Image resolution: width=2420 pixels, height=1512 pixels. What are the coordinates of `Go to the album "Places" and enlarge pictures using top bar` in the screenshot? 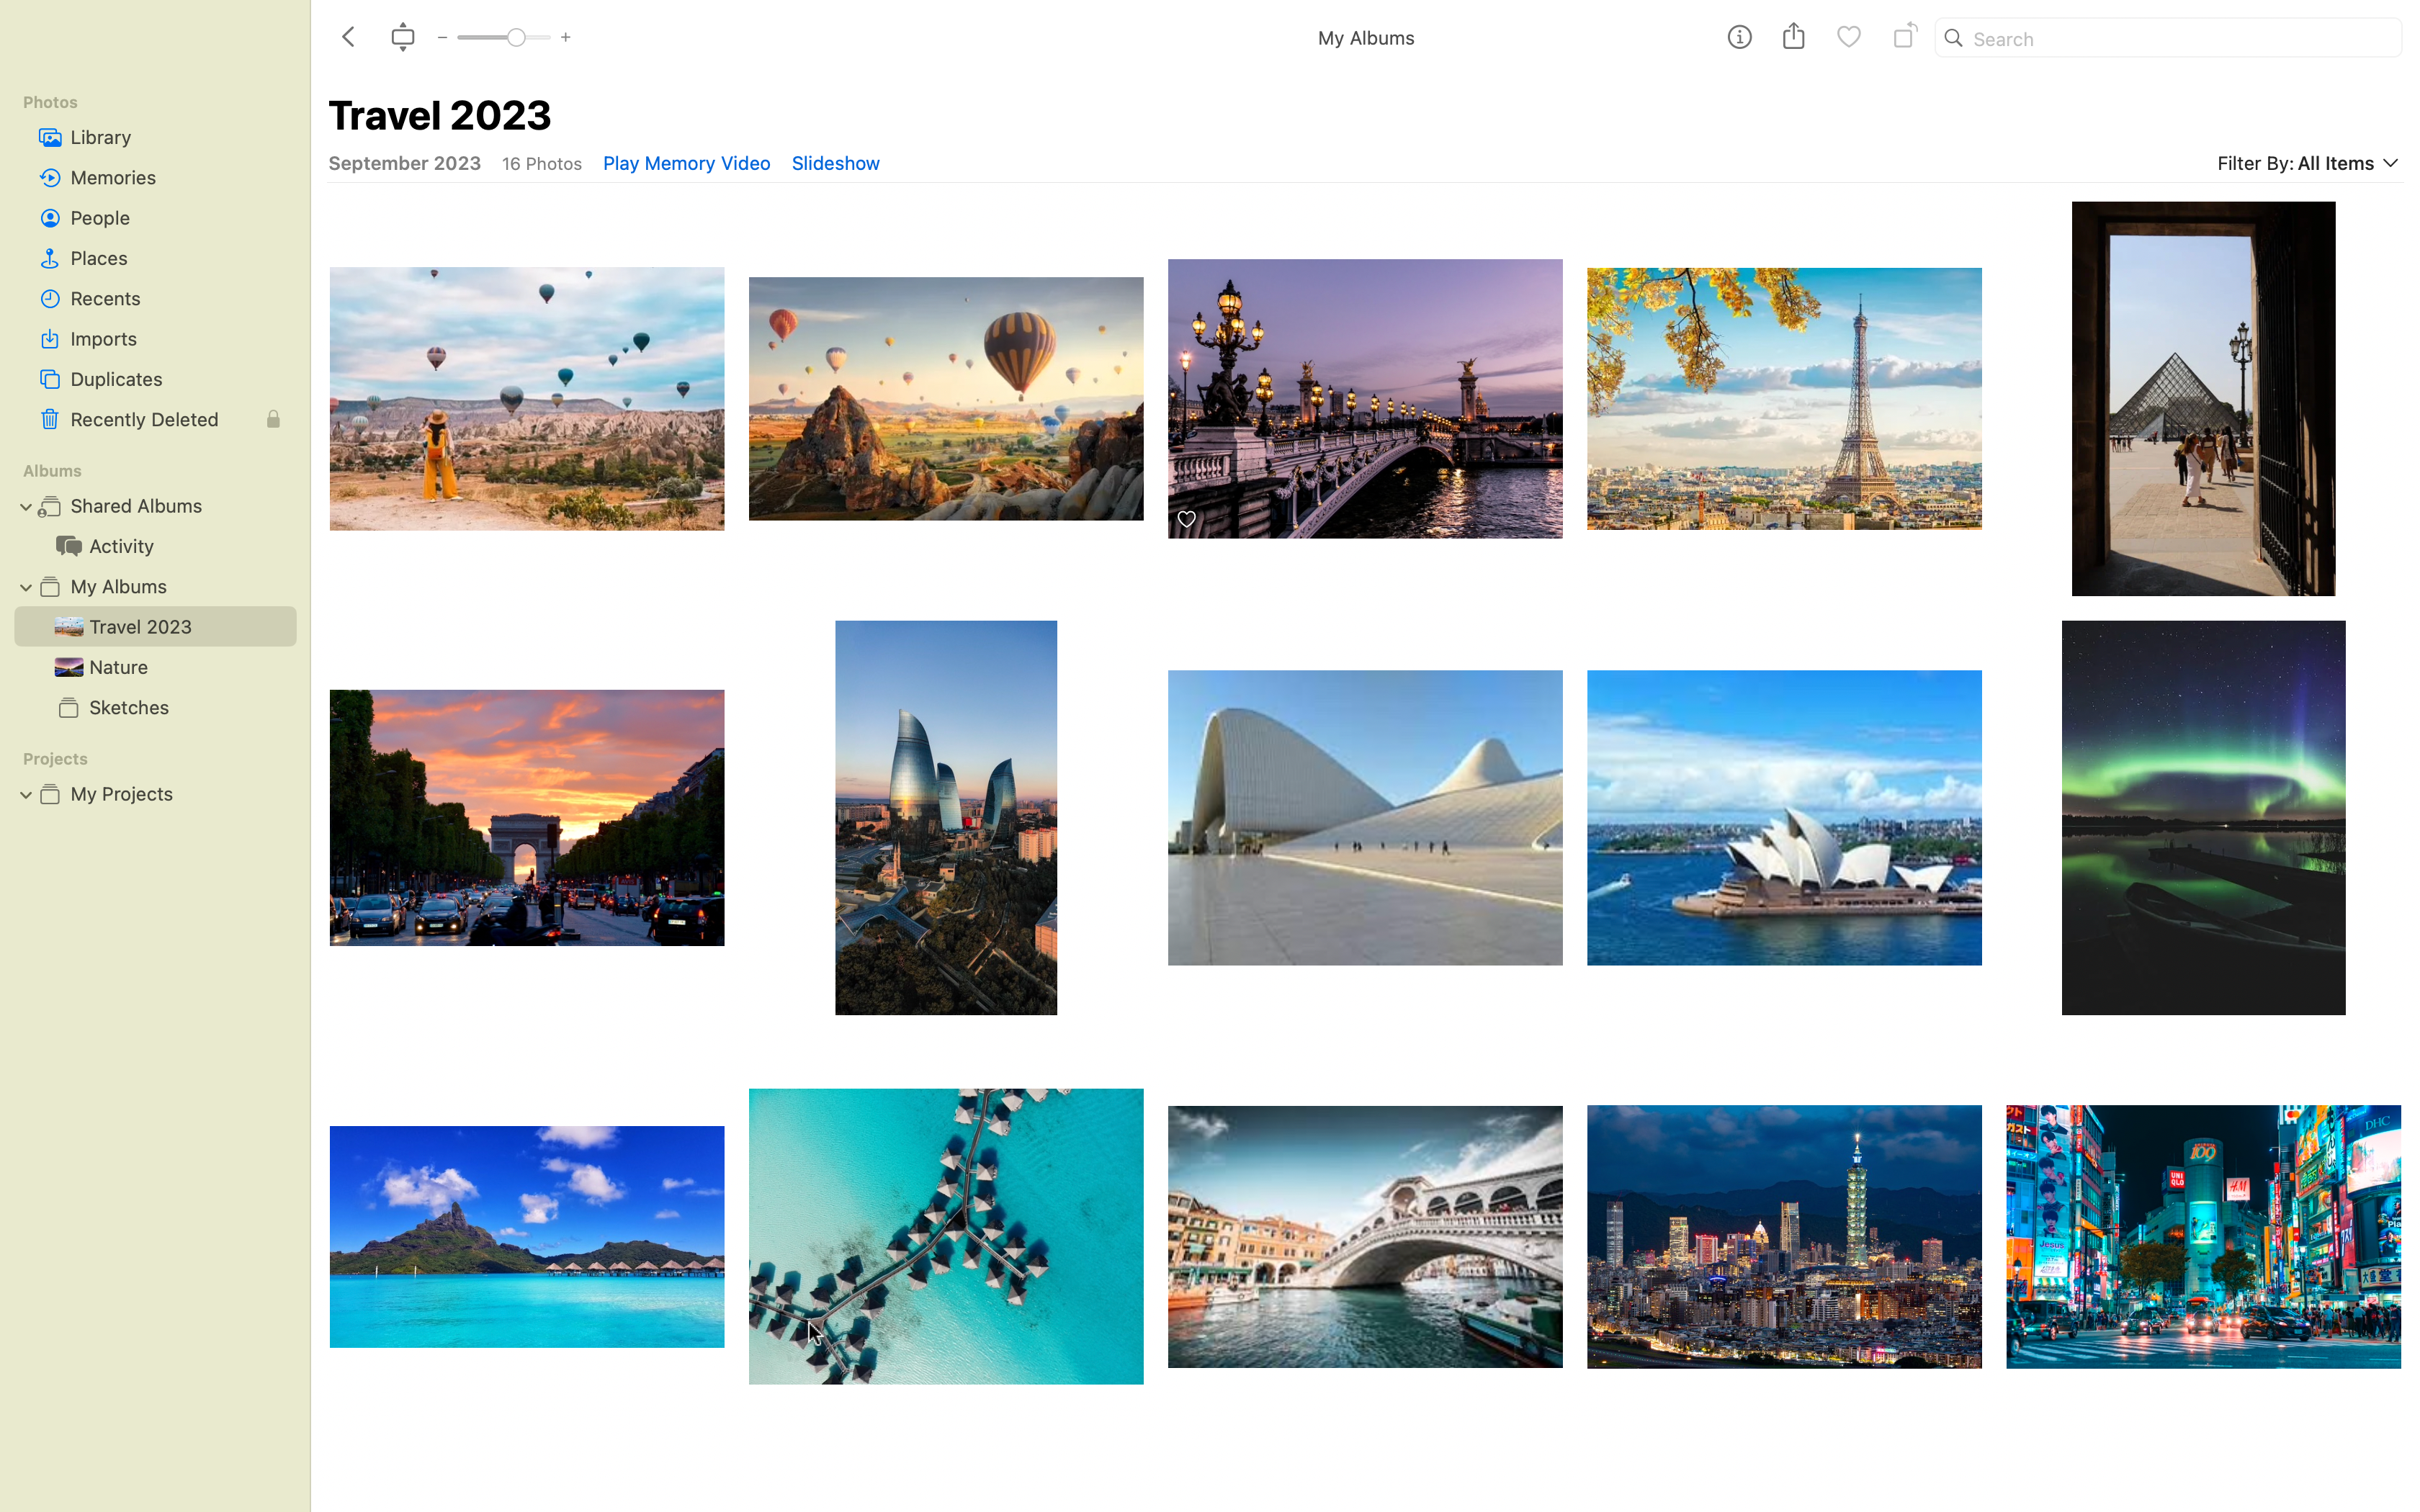 It's located at (154, 258).